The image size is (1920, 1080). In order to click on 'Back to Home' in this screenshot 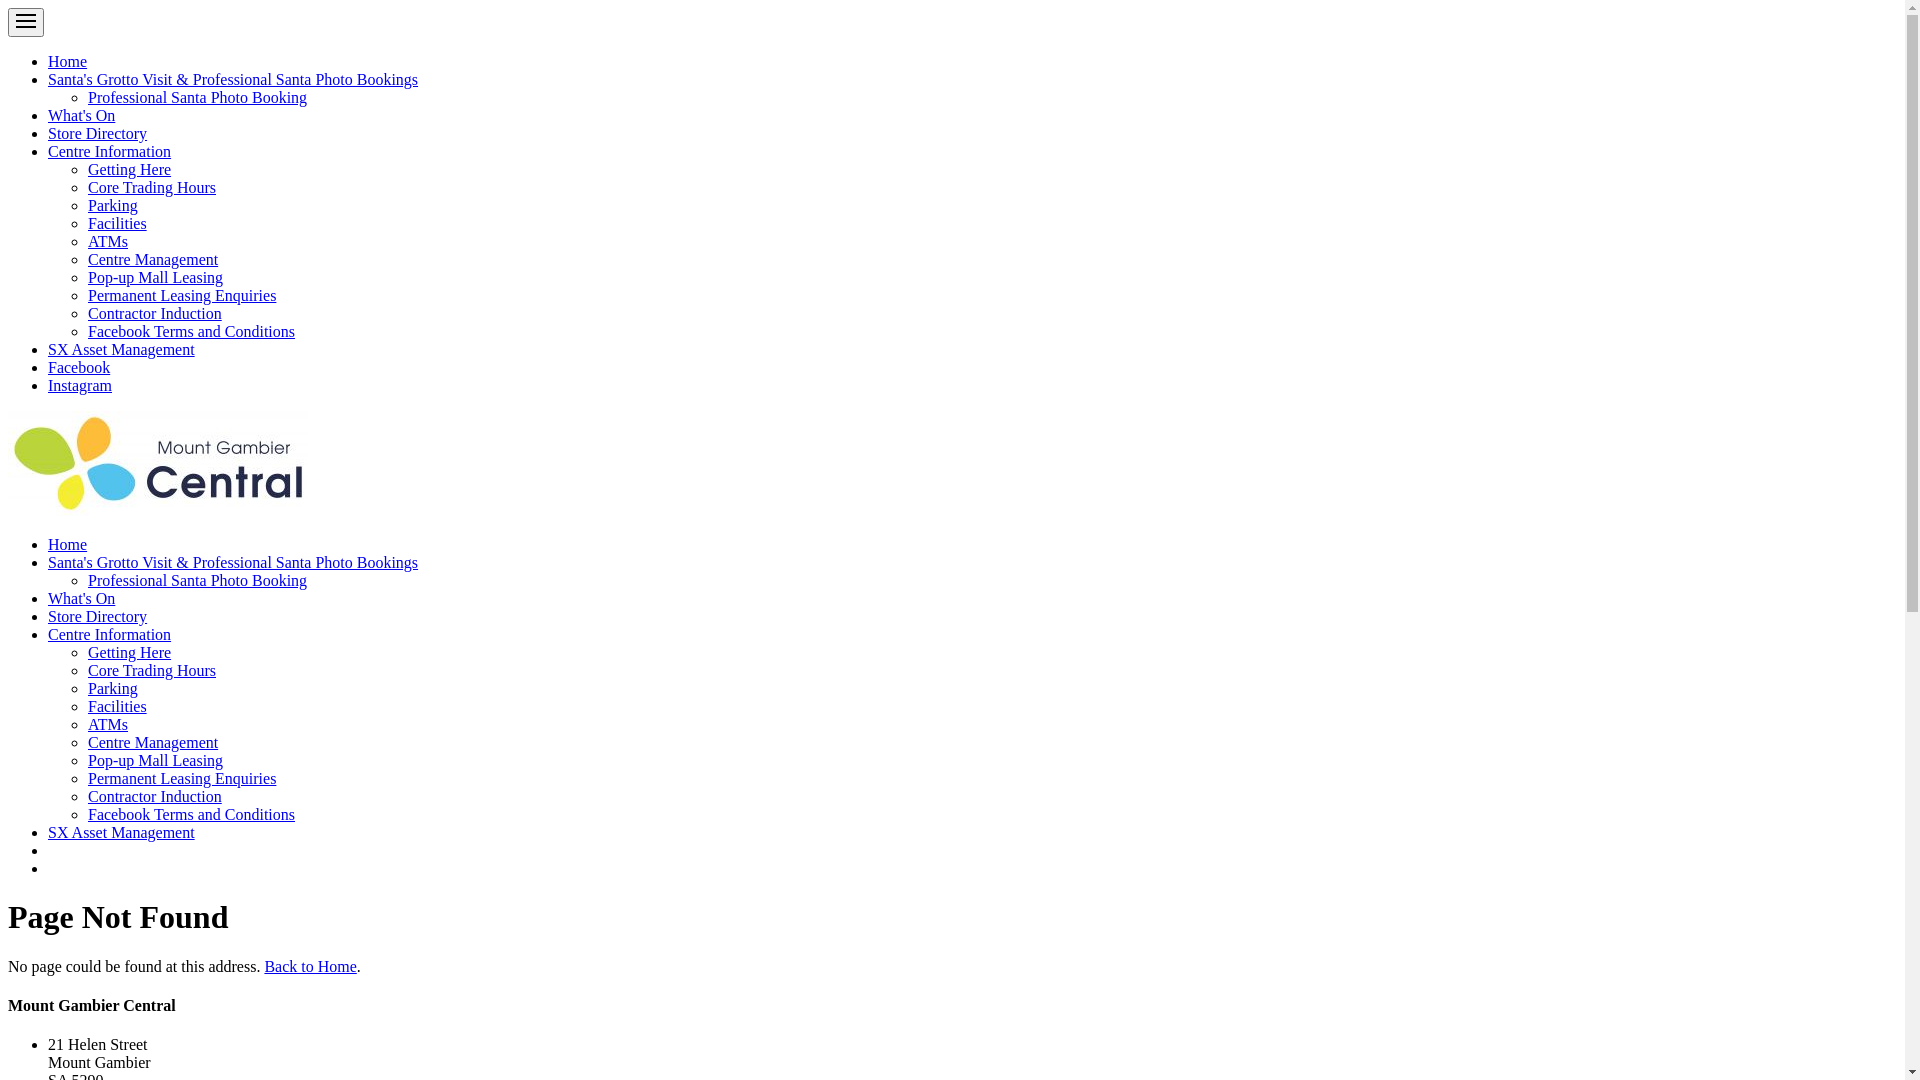, I will do `click(309, 965)`.